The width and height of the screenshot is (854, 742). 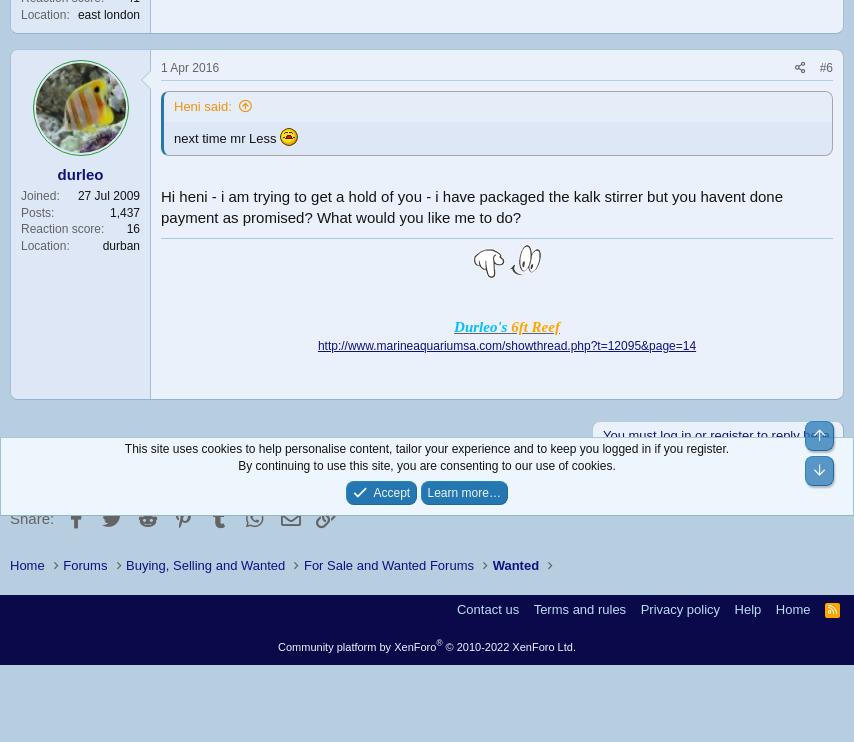 I want to click on '27 Jul 2009', so click(x=108, y=194).